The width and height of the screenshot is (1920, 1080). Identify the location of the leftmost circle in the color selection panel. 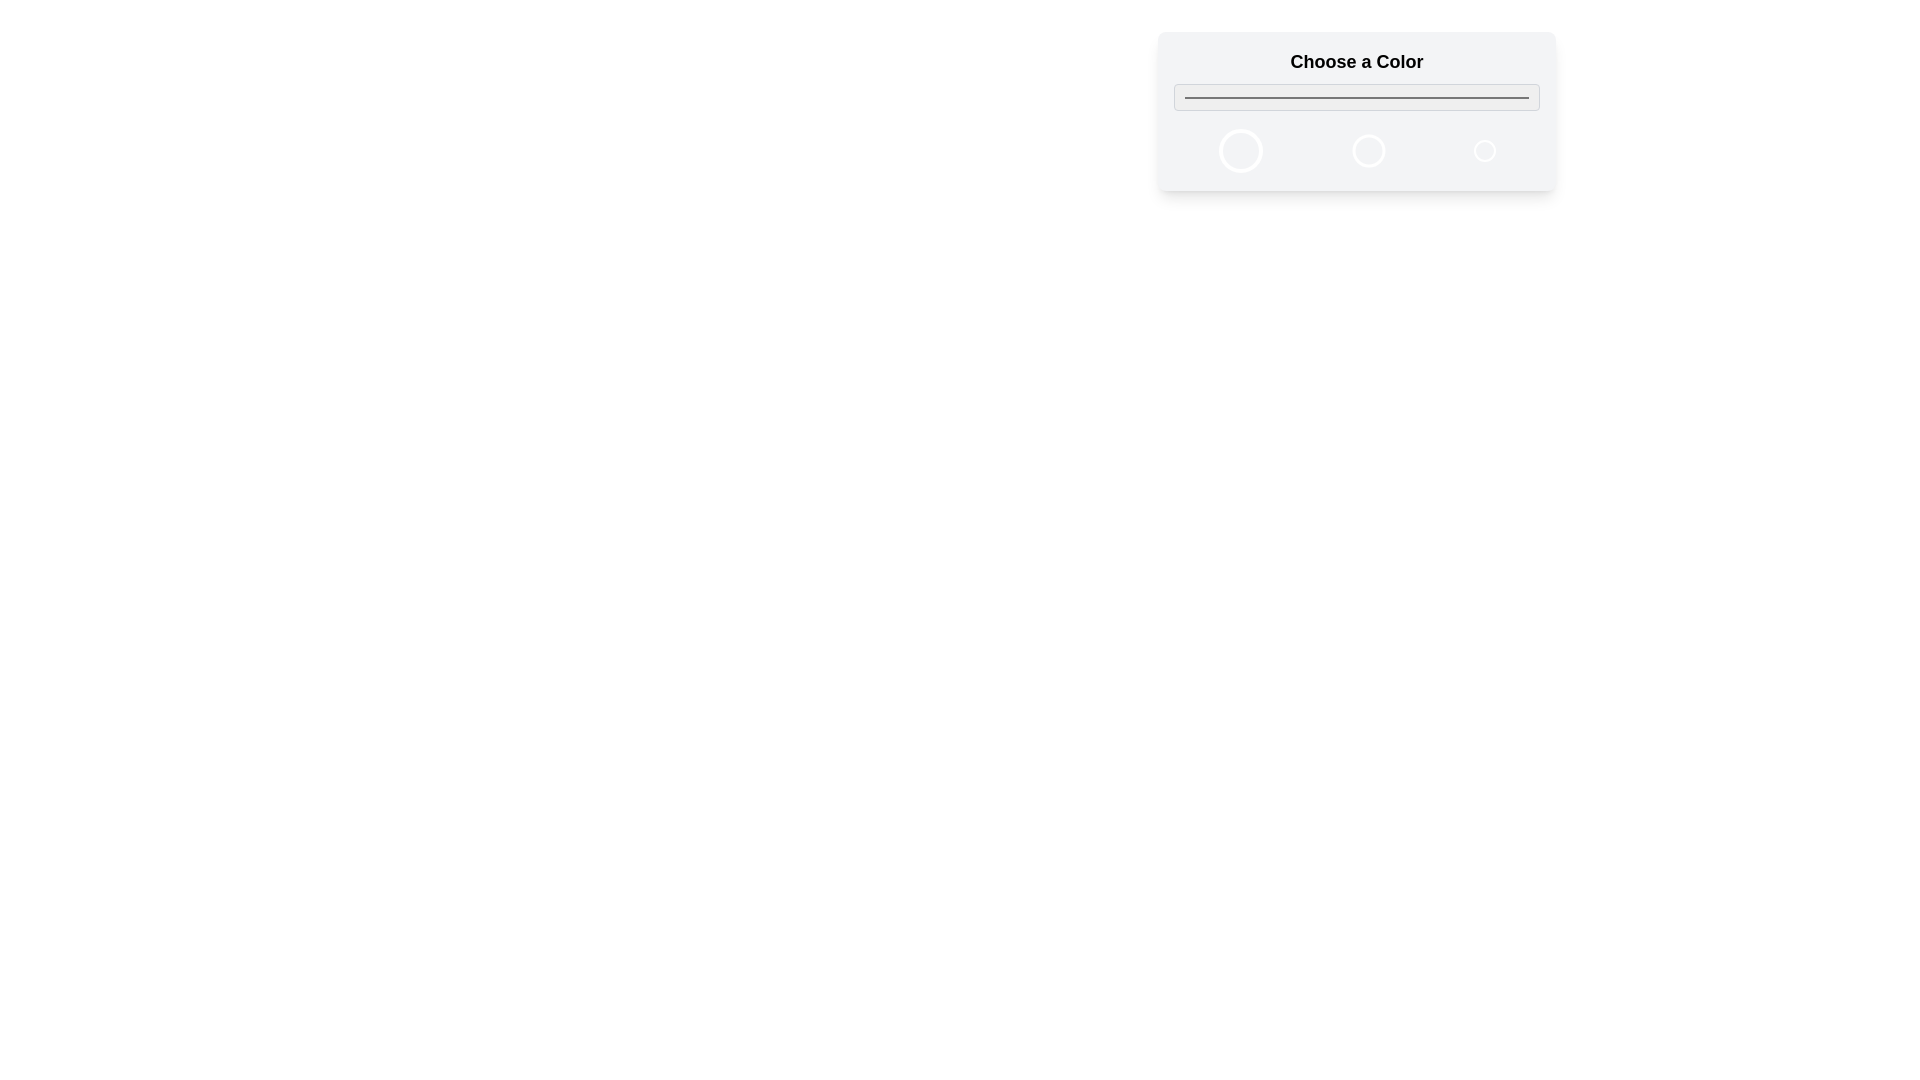
(1240, 149).